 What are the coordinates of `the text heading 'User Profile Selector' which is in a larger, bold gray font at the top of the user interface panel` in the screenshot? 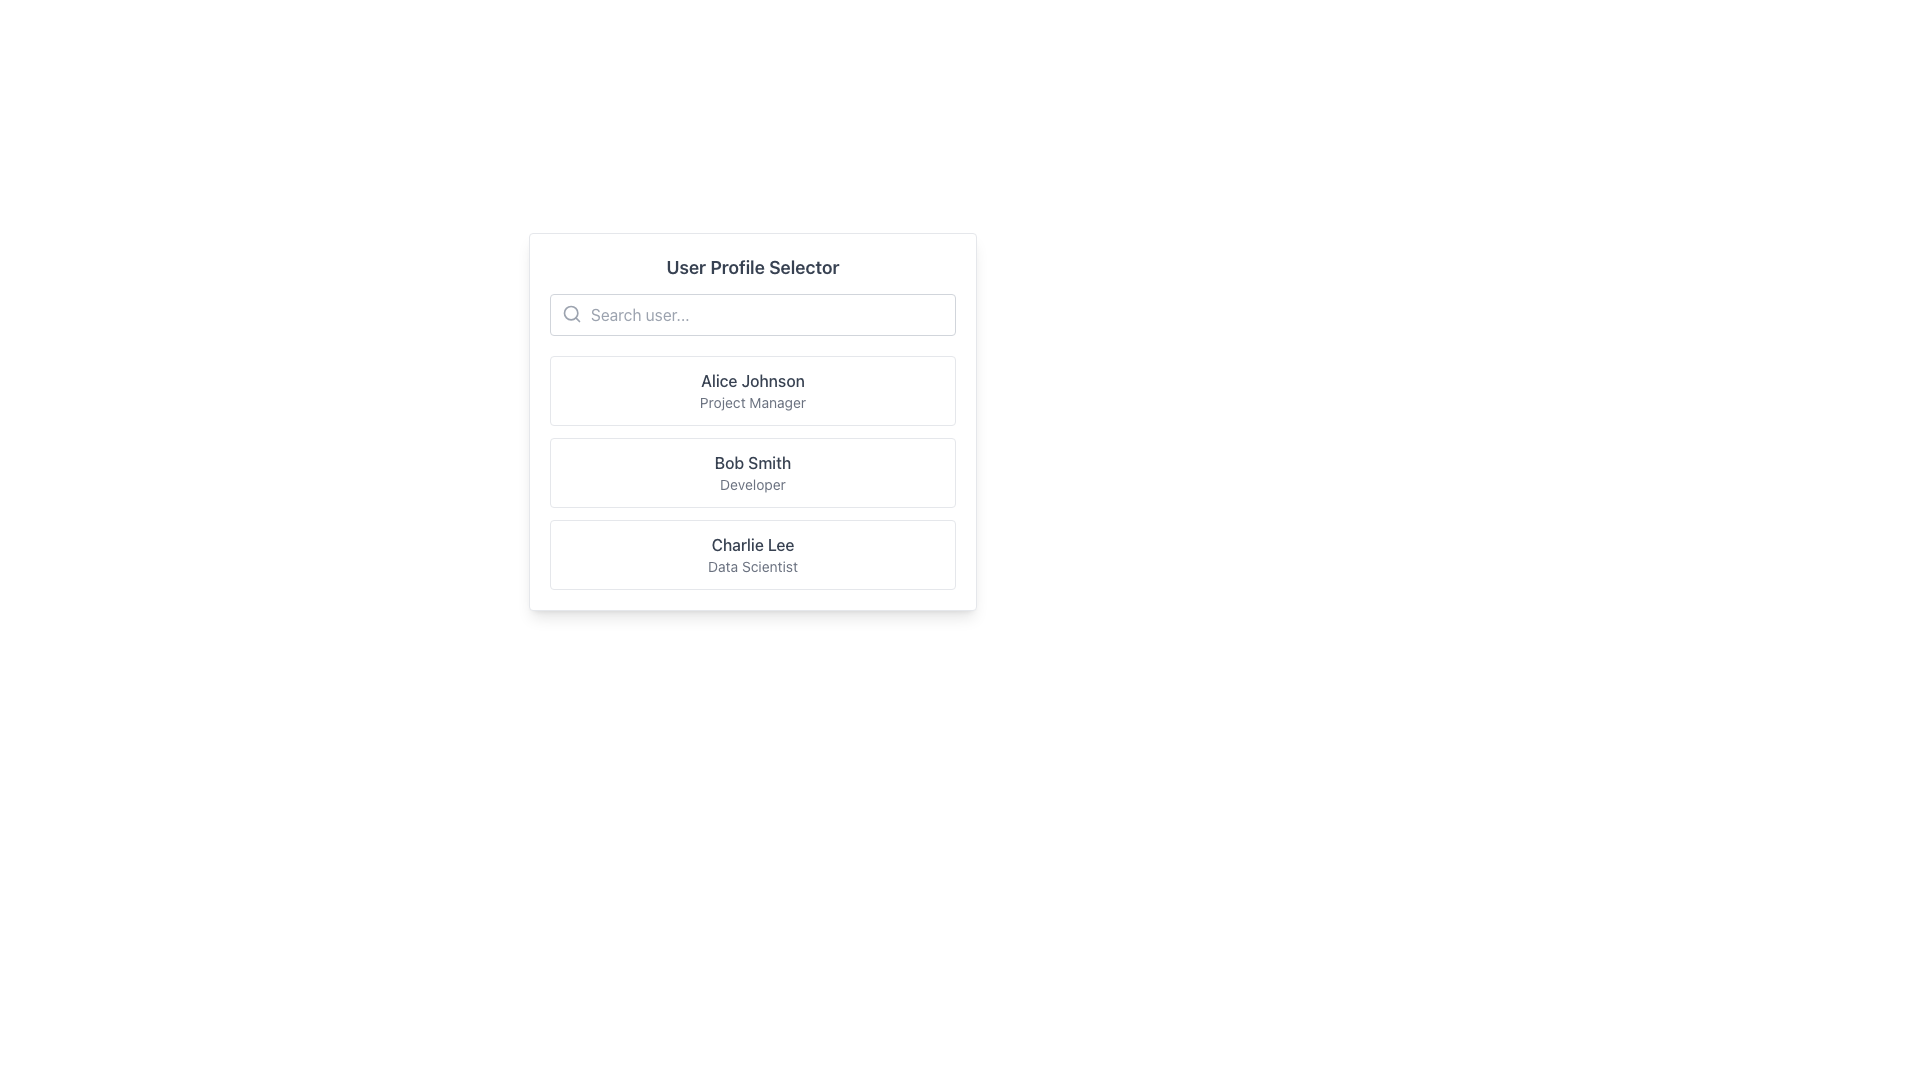 It's located at (752, 266).